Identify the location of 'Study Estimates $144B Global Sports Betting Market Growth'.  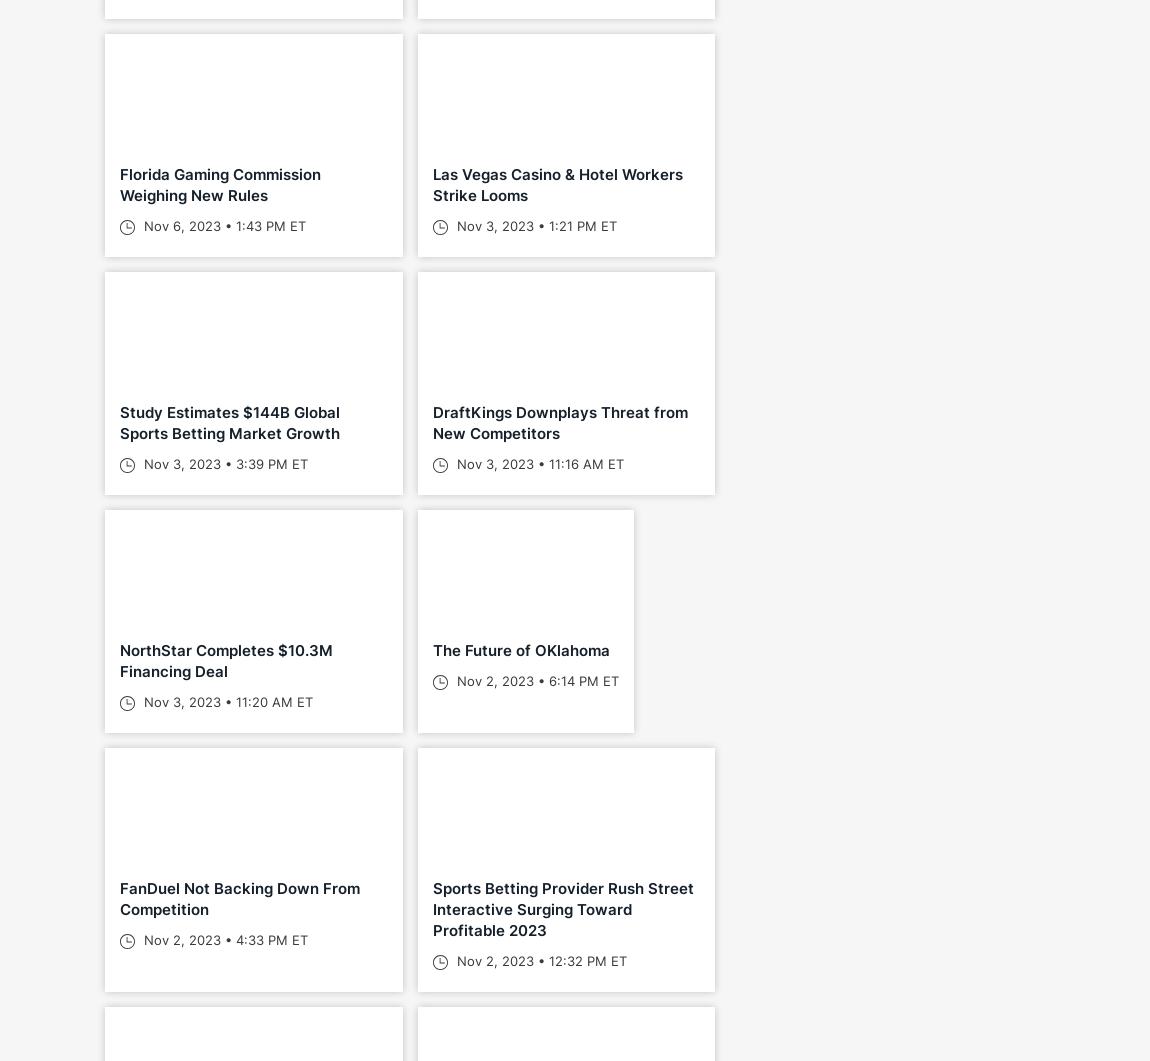
(229, 423).